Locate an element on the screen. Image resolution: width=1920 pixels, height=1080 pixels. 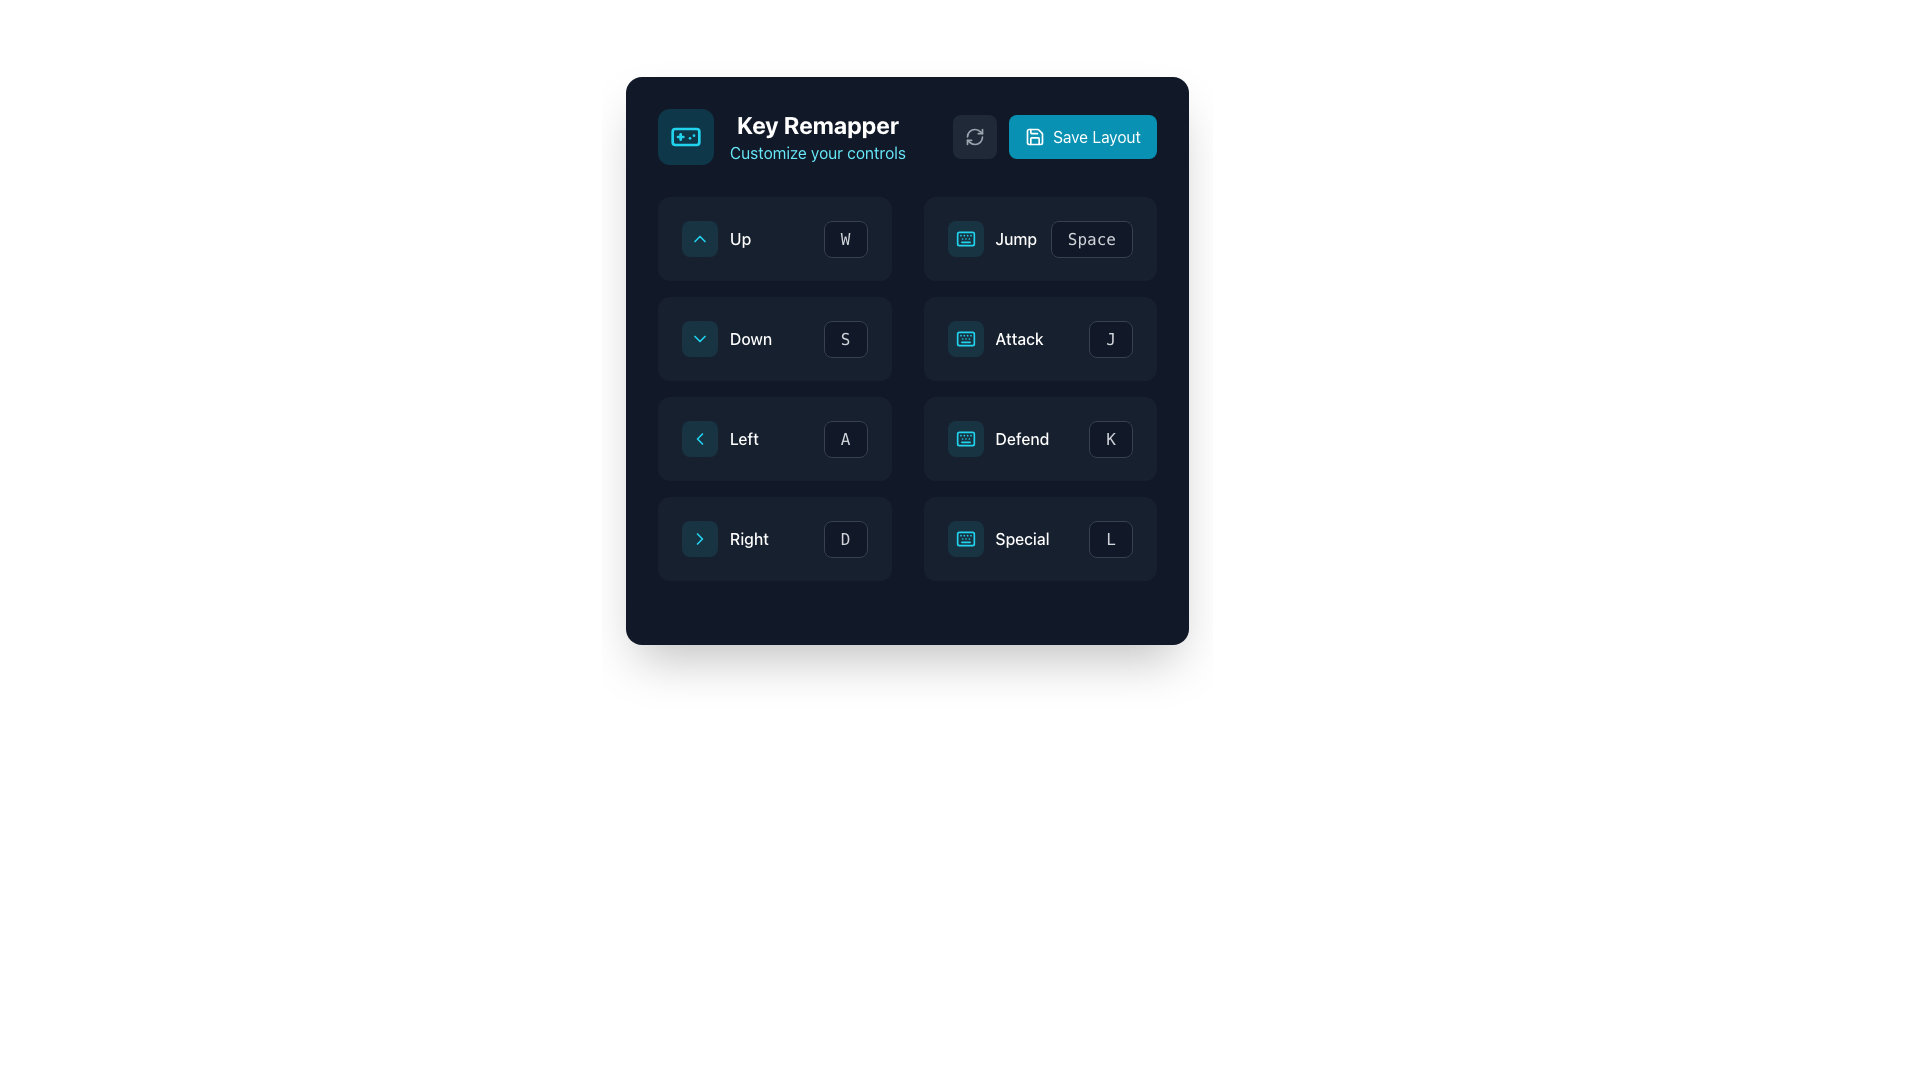
the small square-shaped button with a cyan outline and background, featuring a white line-art keyboard icon, located in the Jump action cluster at the top-right of the main grid is located at coordinates (965, 238).